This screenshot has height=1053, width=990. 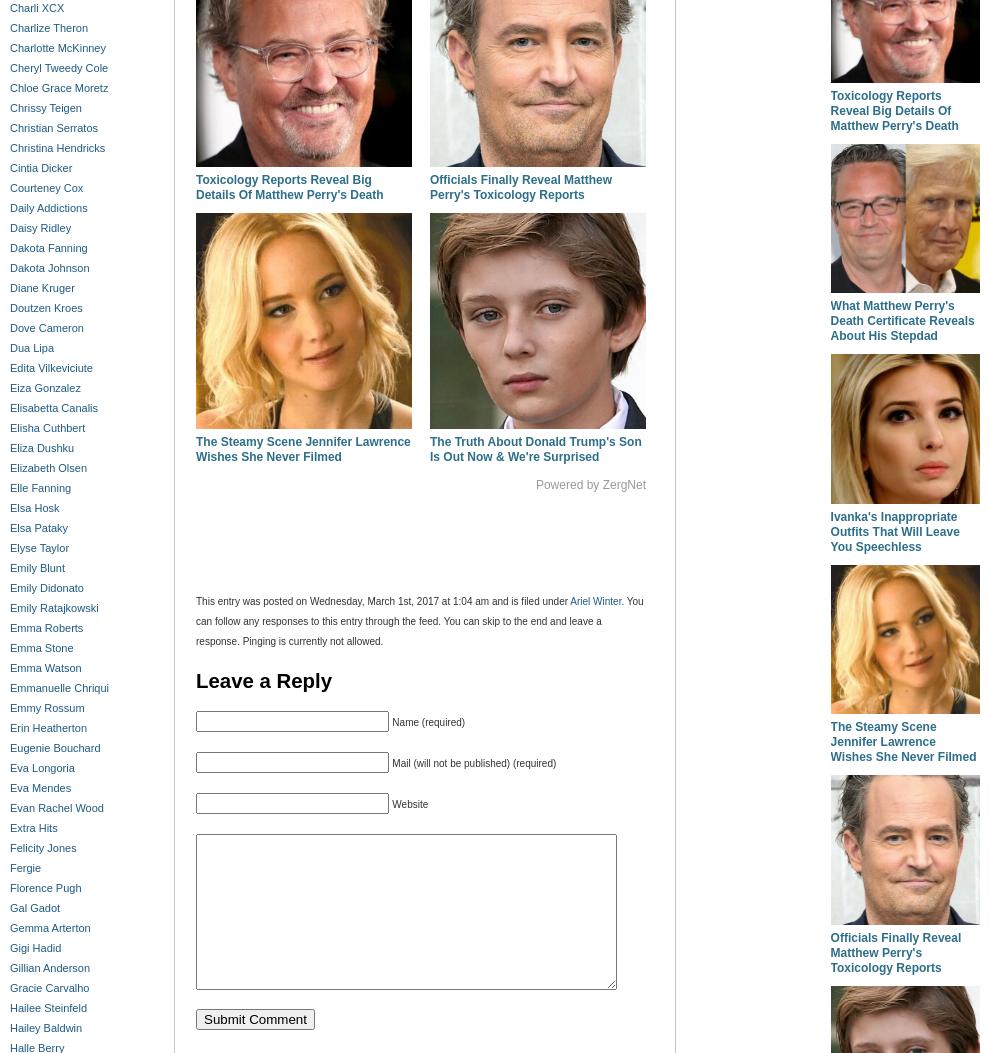 What do you see at coordinates (594, 601) in the screenshot?
I see `'Ariel Winter'` at bounding box center [594, 601].